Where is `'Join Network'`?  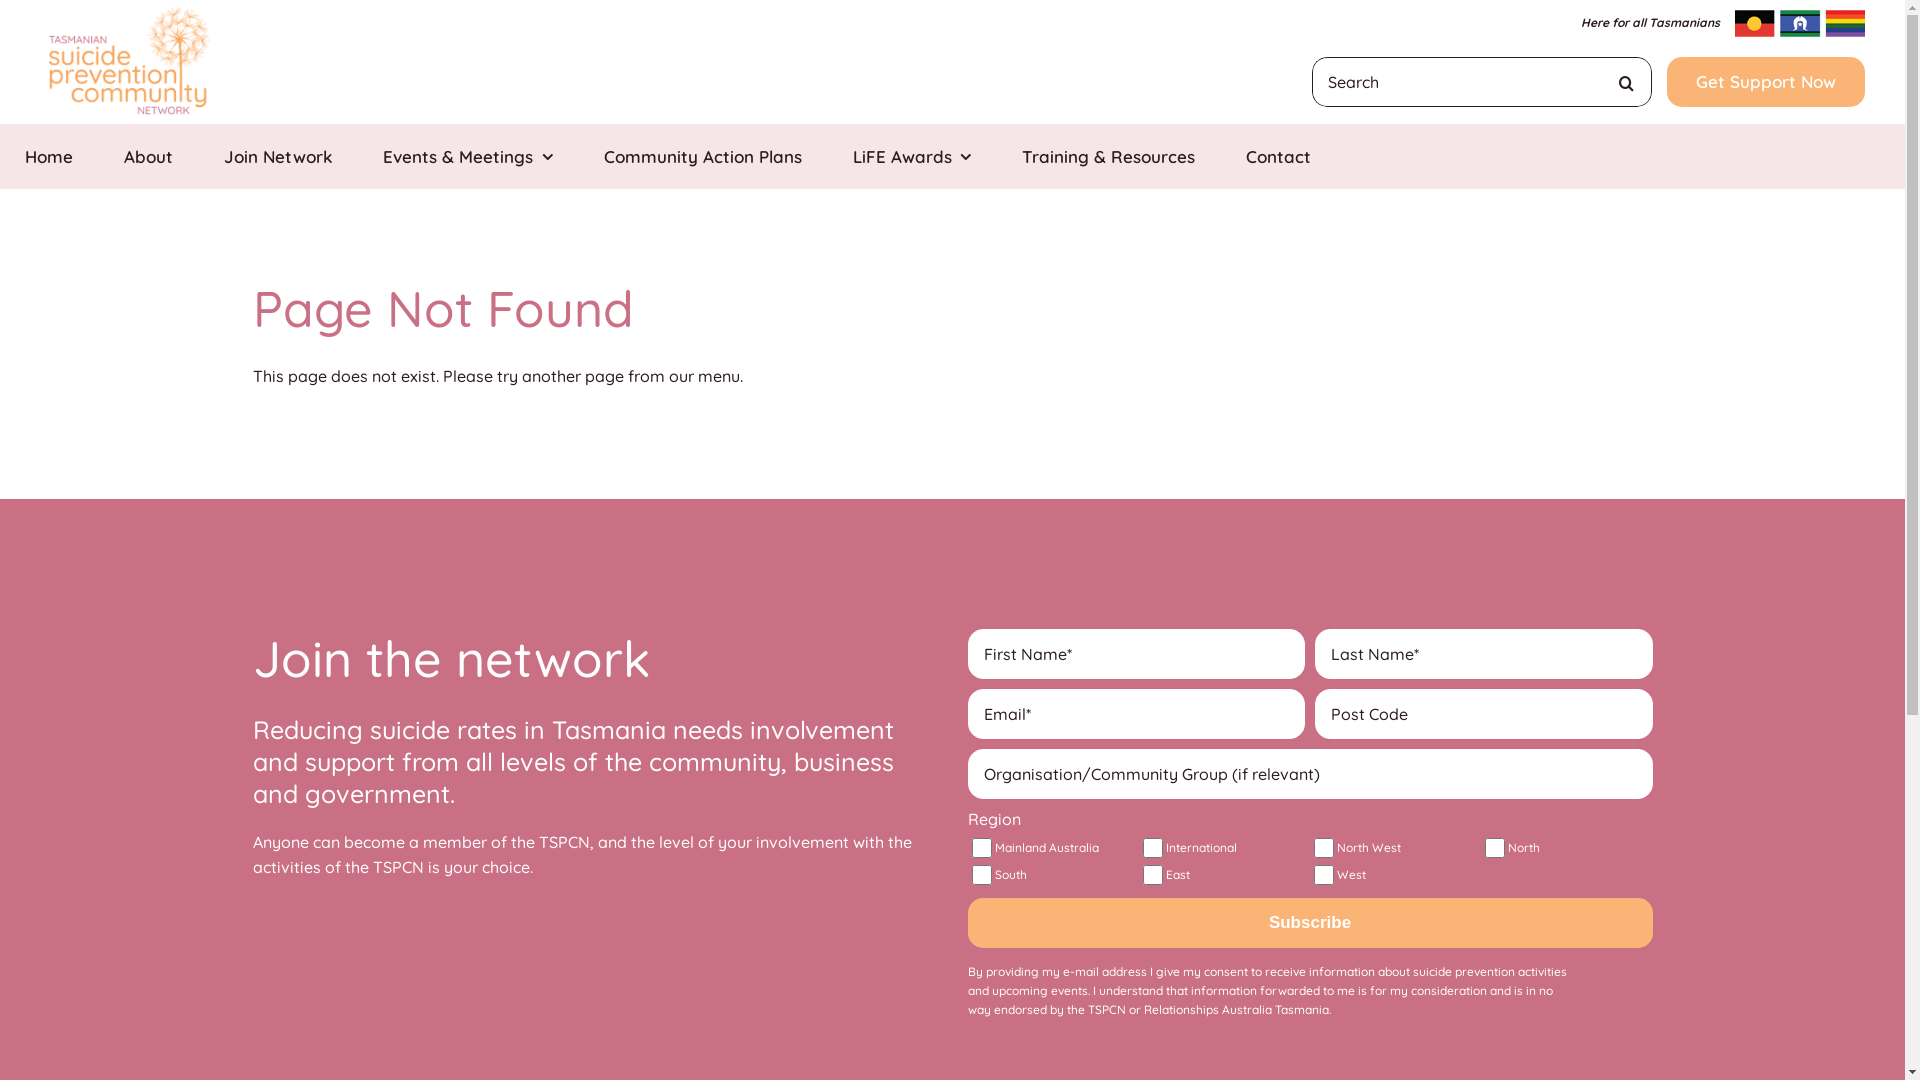 'Join Network' is located at coordinates (198, 155).